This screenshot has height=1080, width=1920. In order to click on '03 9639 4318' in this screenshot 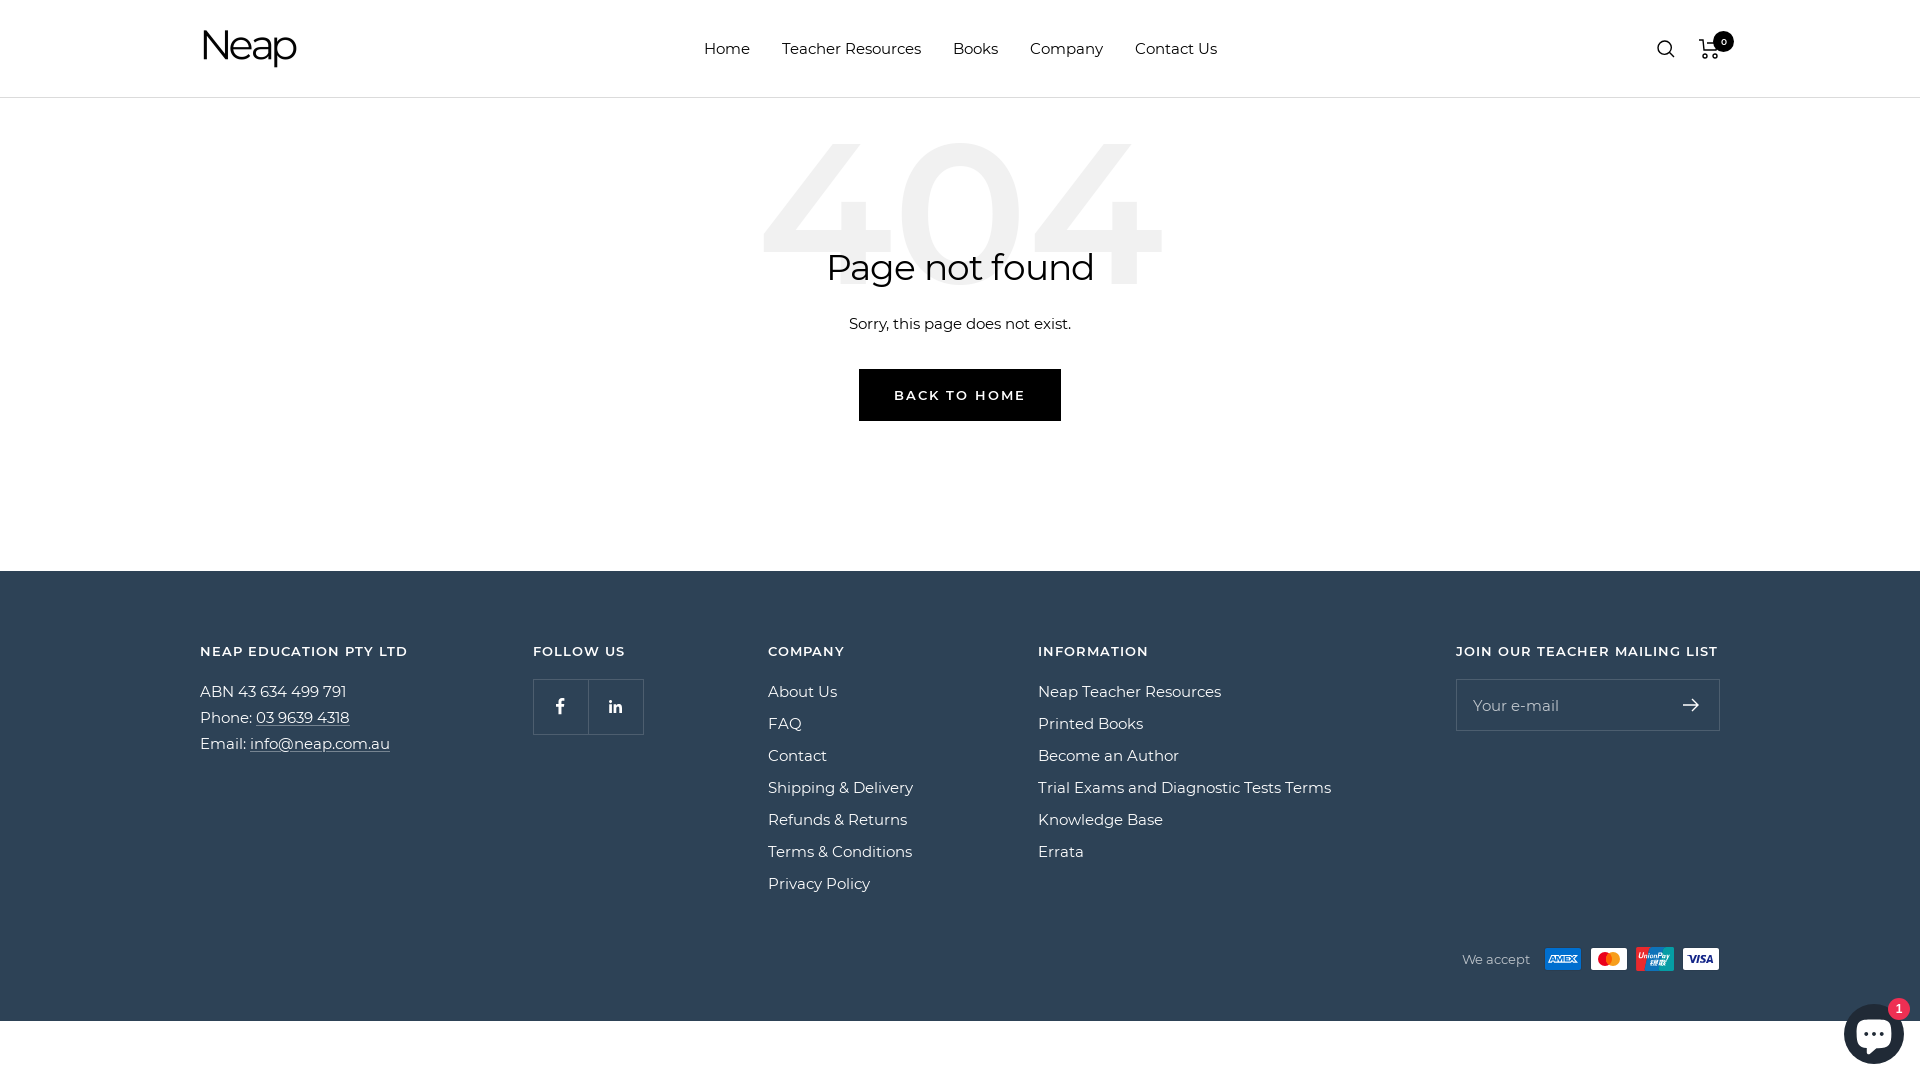, I will do `click(301, 716)`.